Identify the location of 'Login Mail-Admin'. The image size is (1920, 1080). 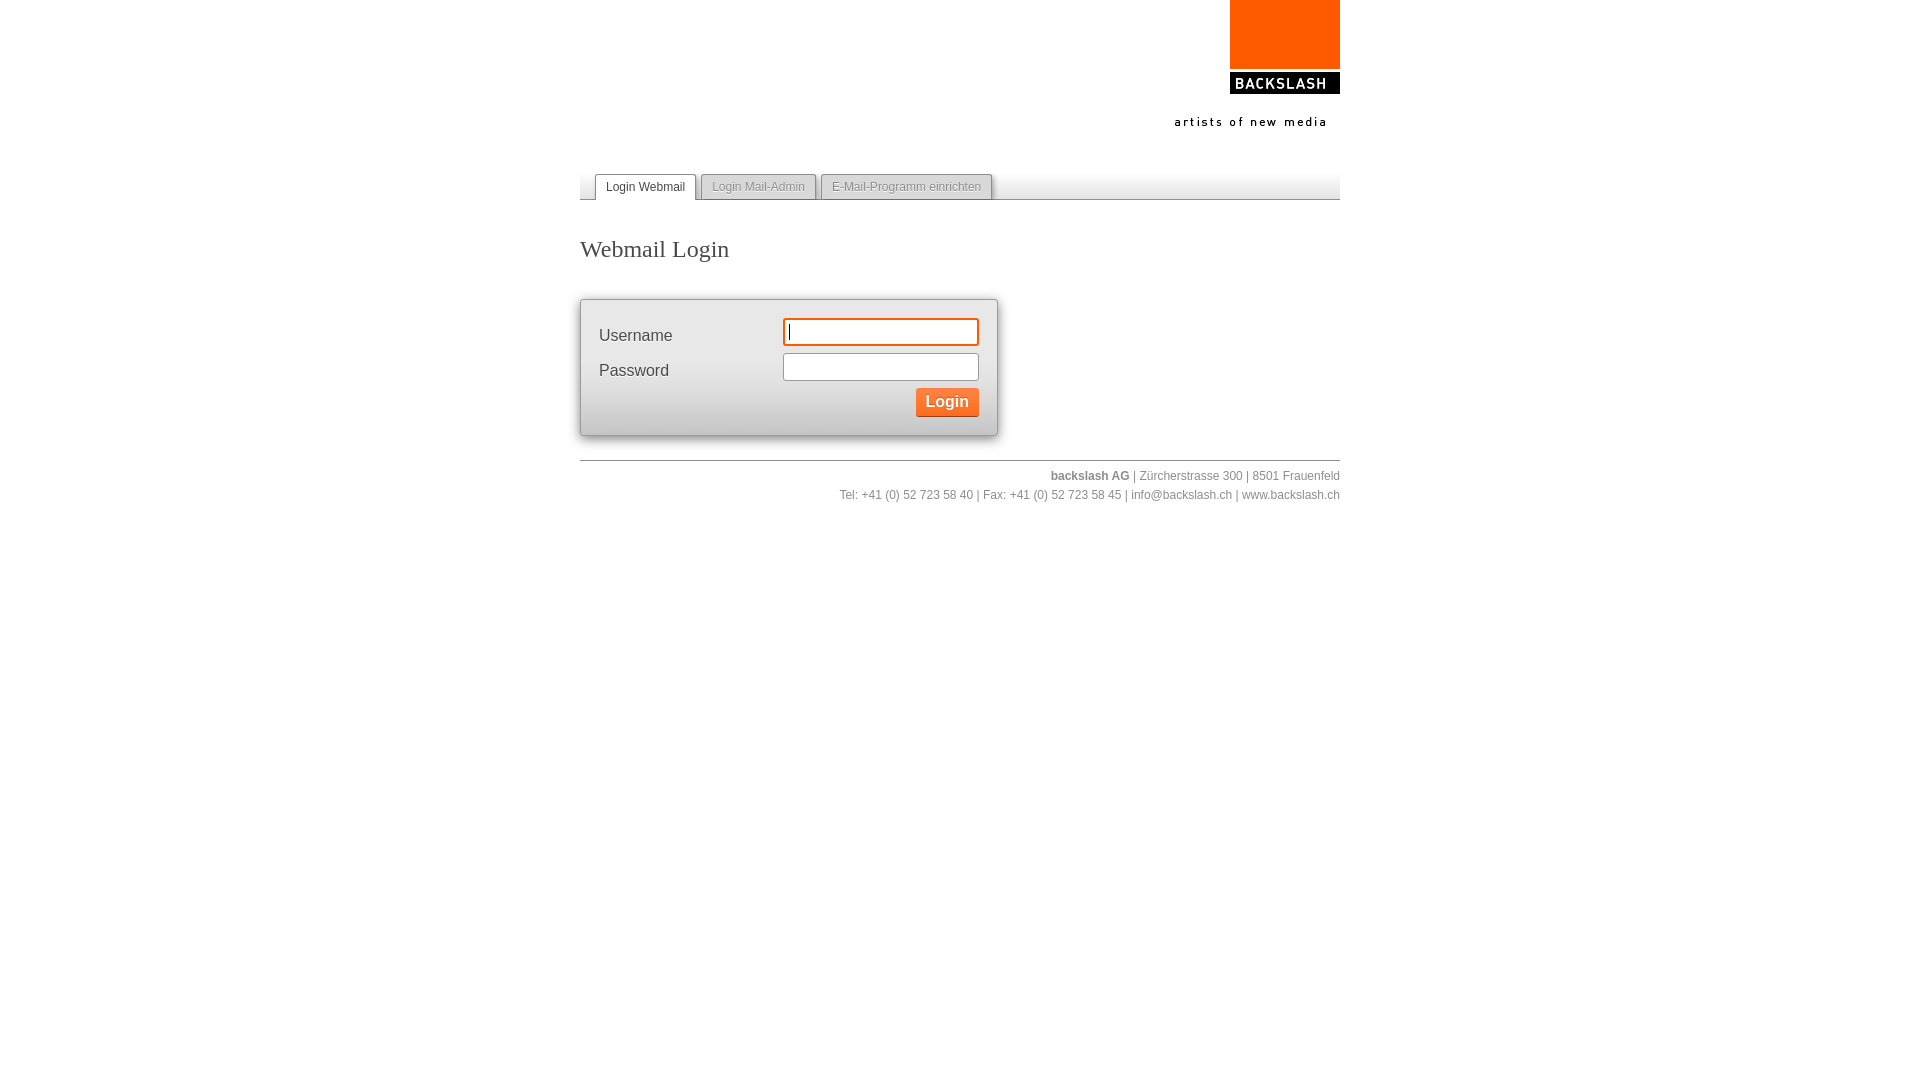
(757, 186).